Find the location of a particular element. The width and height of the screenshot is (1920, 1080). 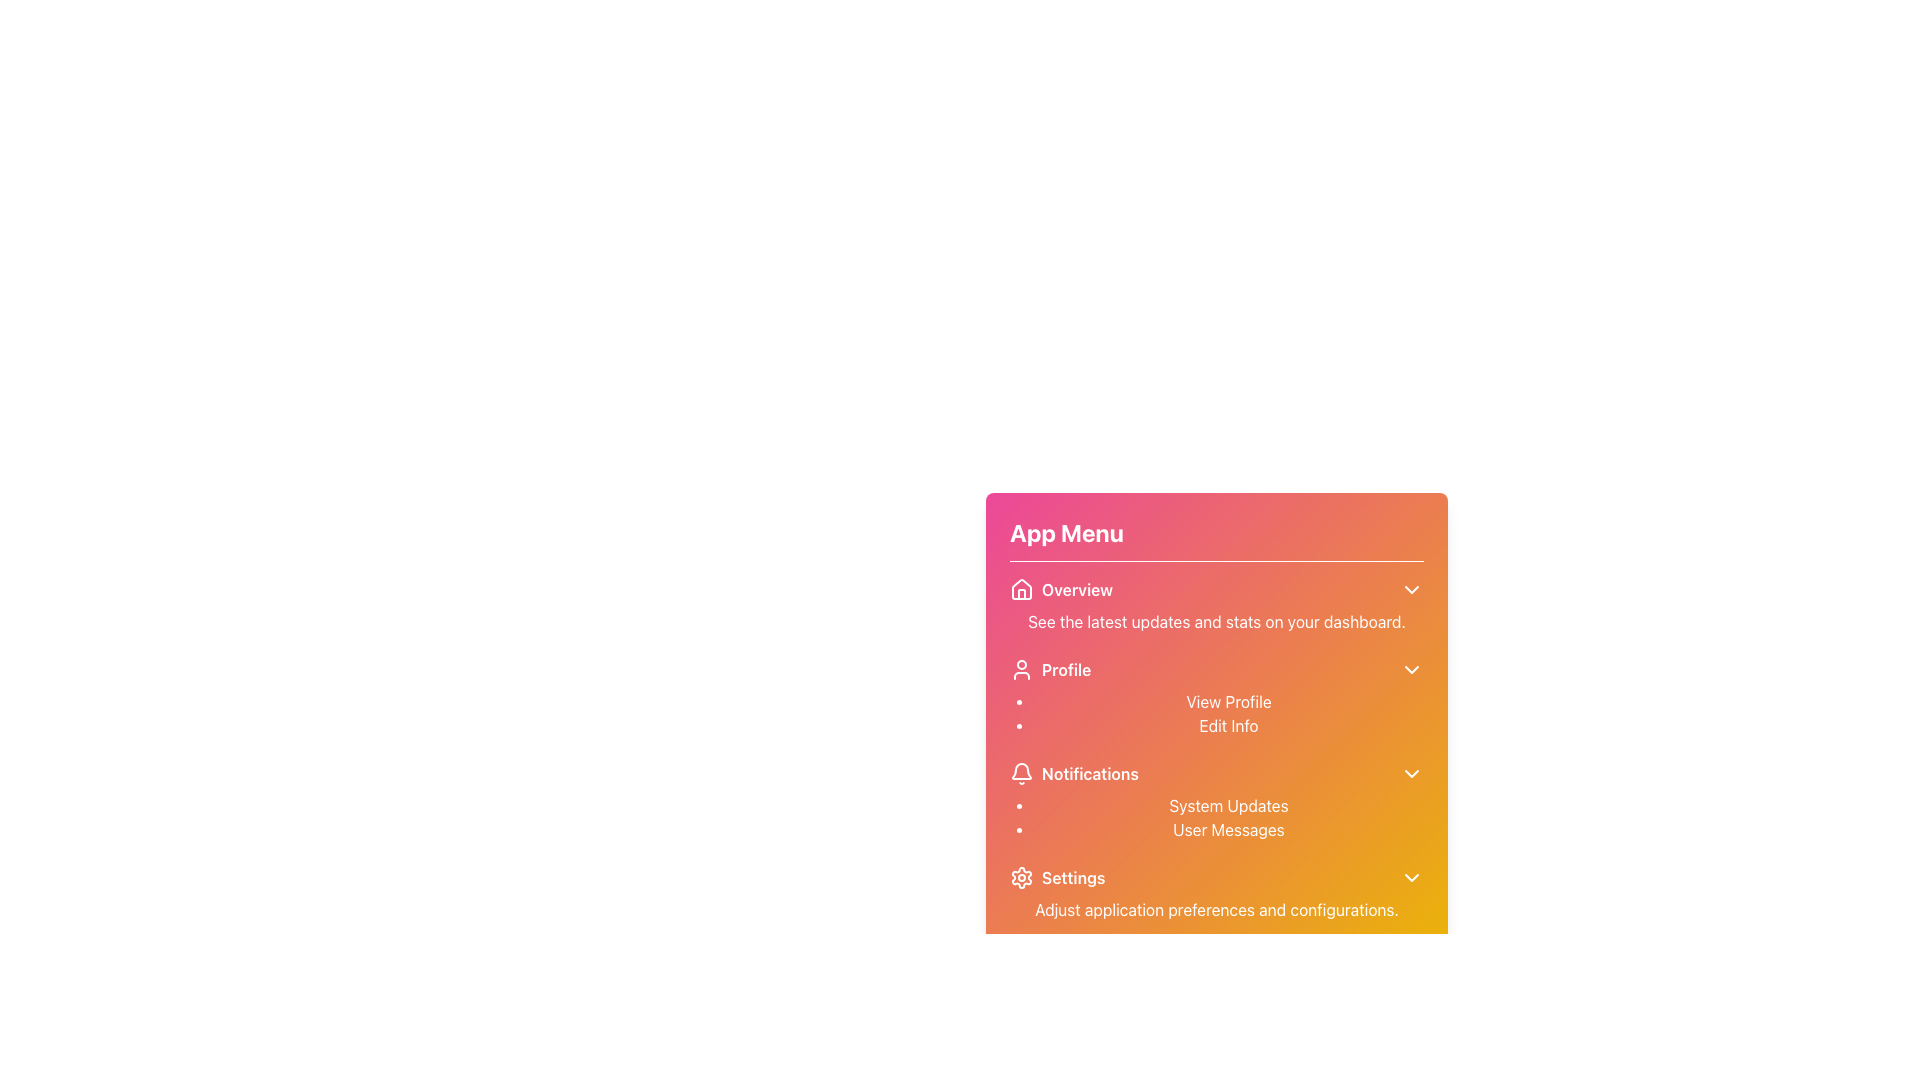

the Dropdown toggle icon, which is an SVG icon with a downward-pointing chevron located at the rightmost position of the 'Notifications' row is located at coordinates (1410, 773).